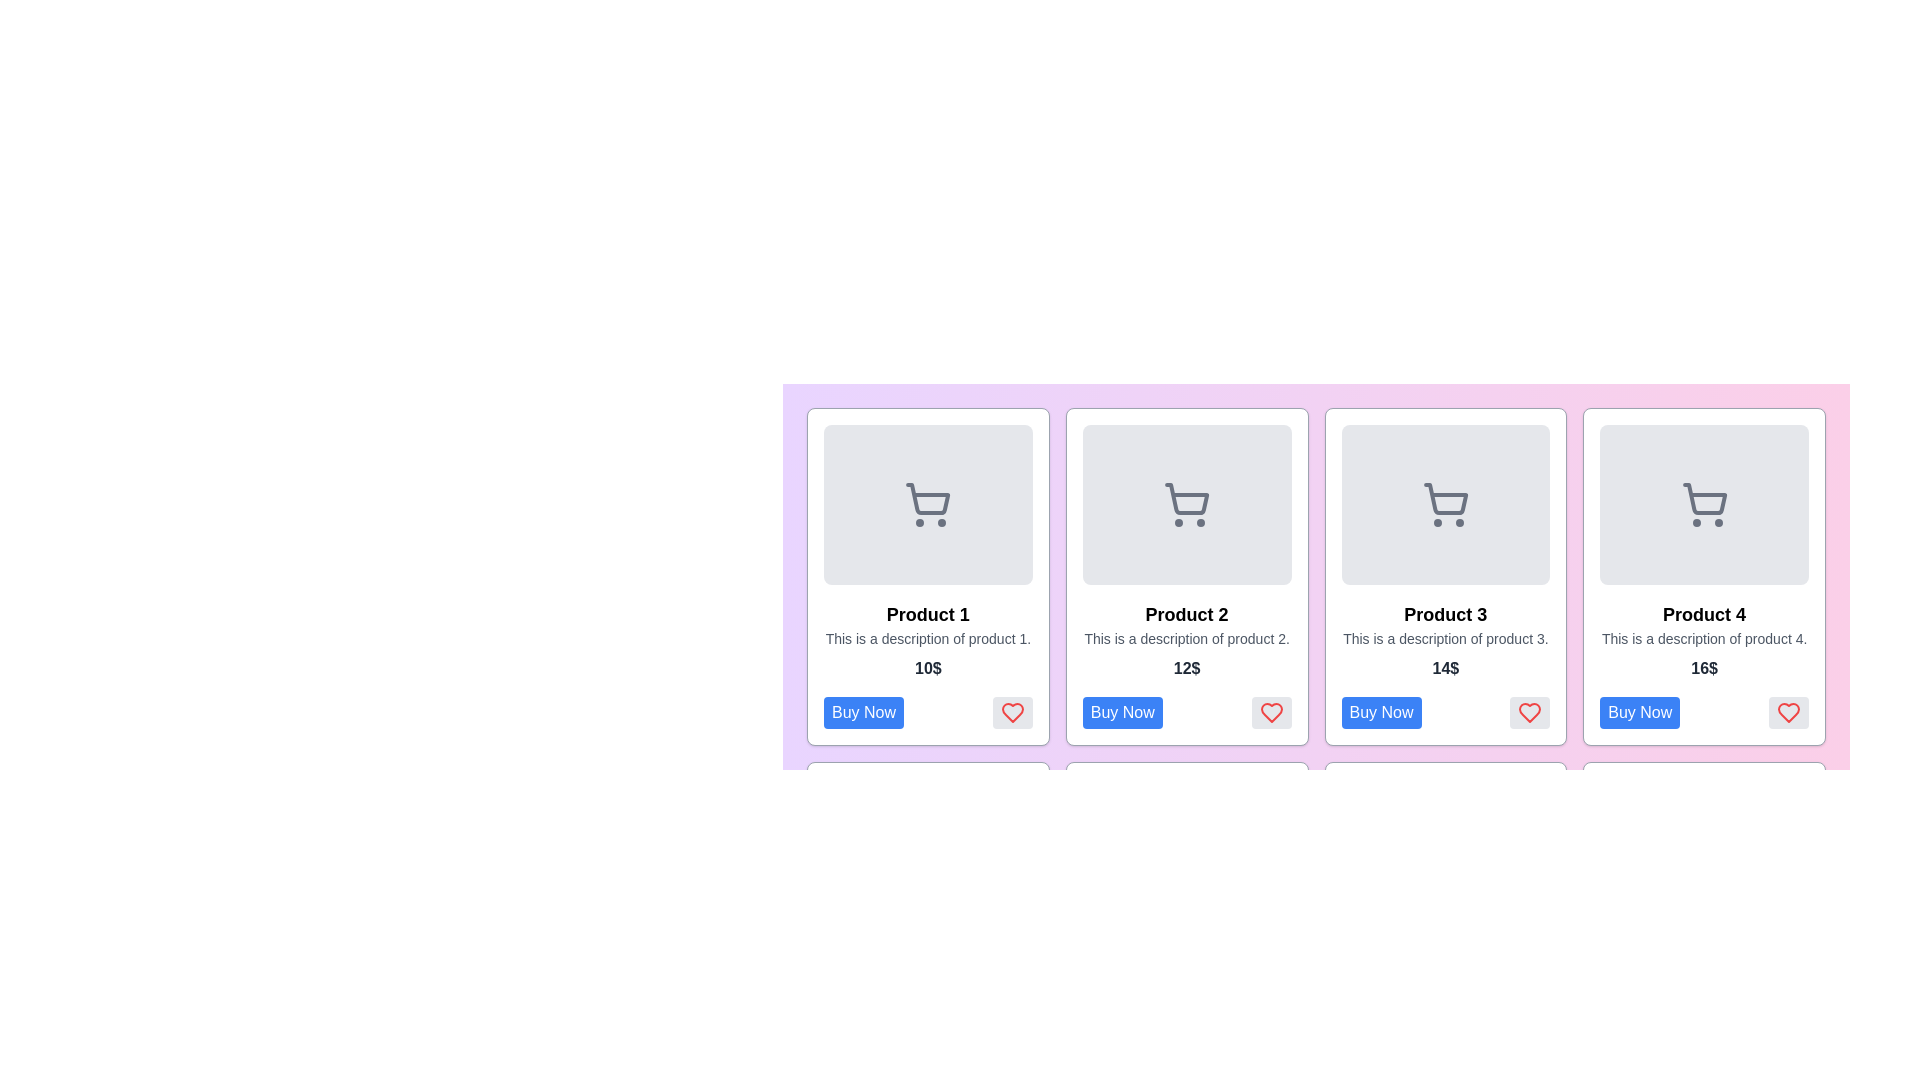  What do you see at coordinates (1445, 613) in the screenshot?
I see `the text element displaying 'Product 3', which is bold and larger than other text elements` at bounding box center [1445, 613].